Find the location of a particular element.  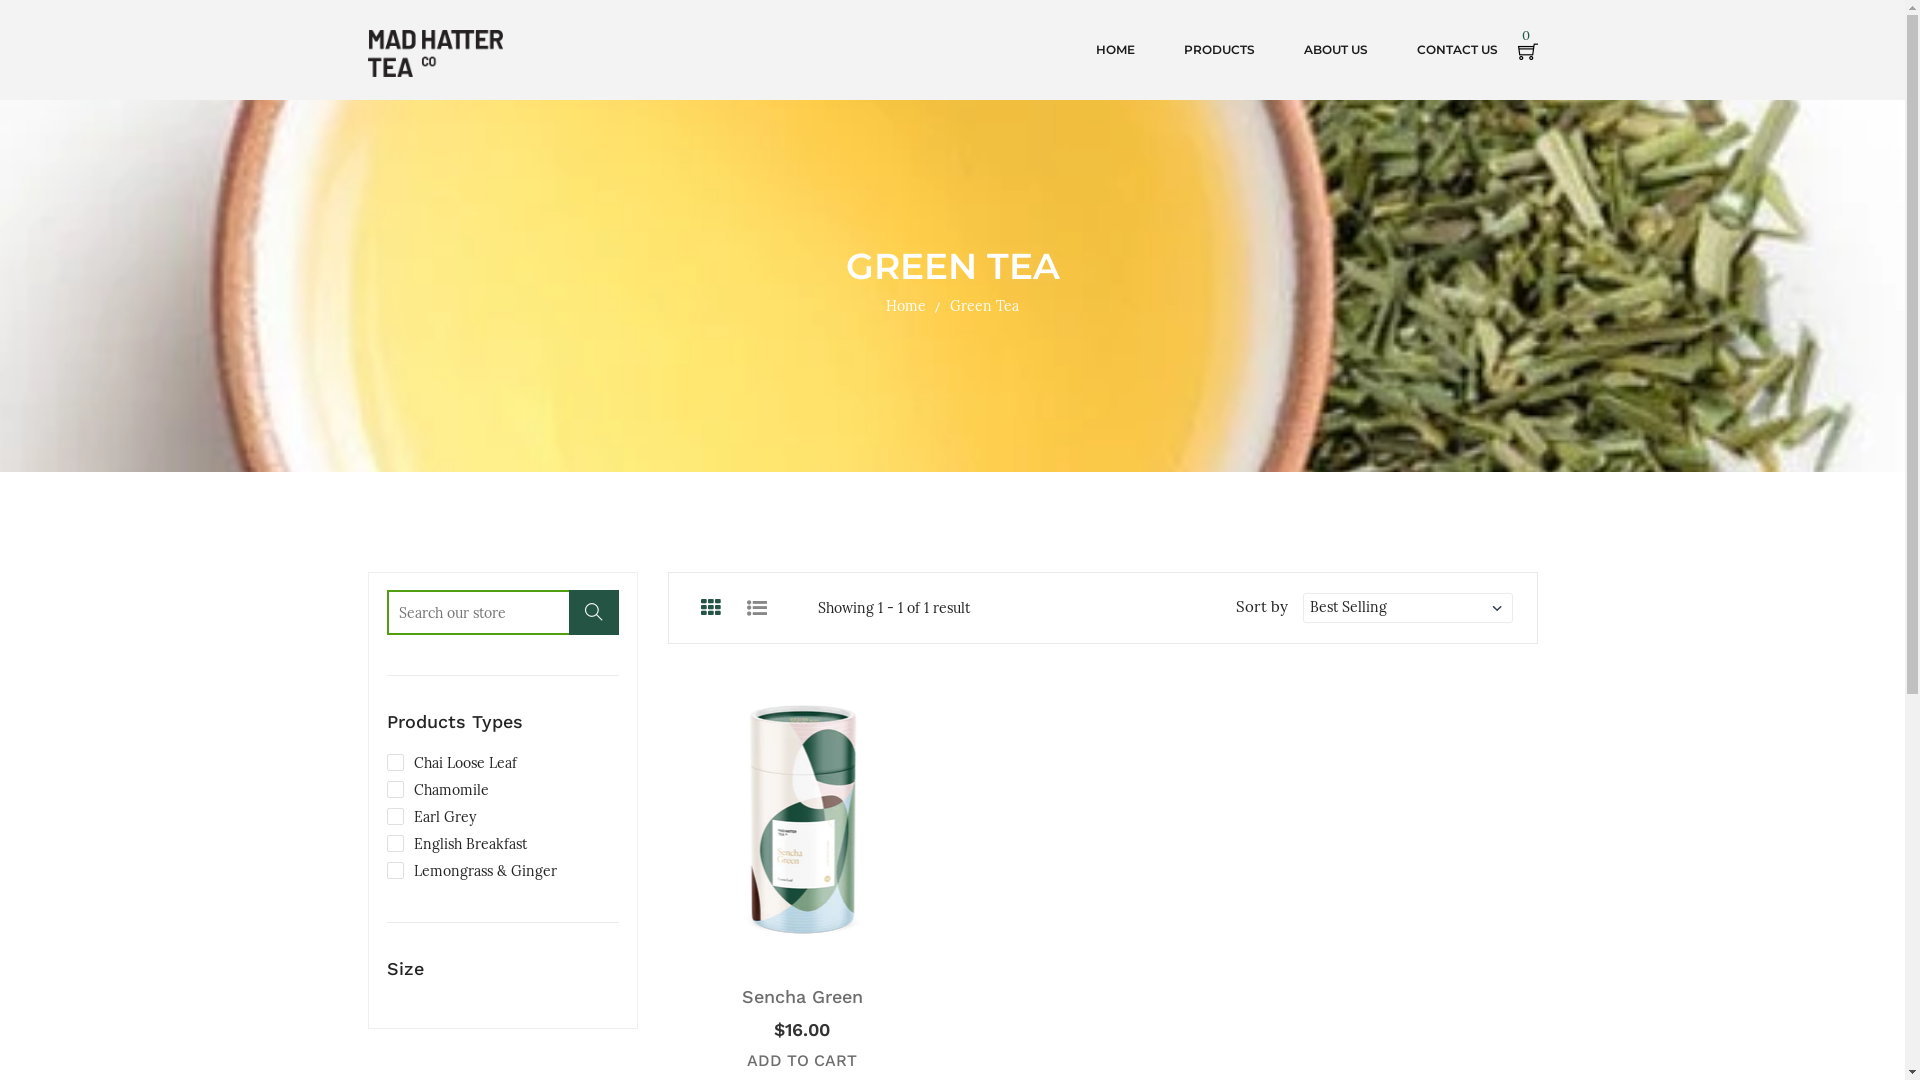

'PRODUCTS' is located at coordinates (1218, 49).